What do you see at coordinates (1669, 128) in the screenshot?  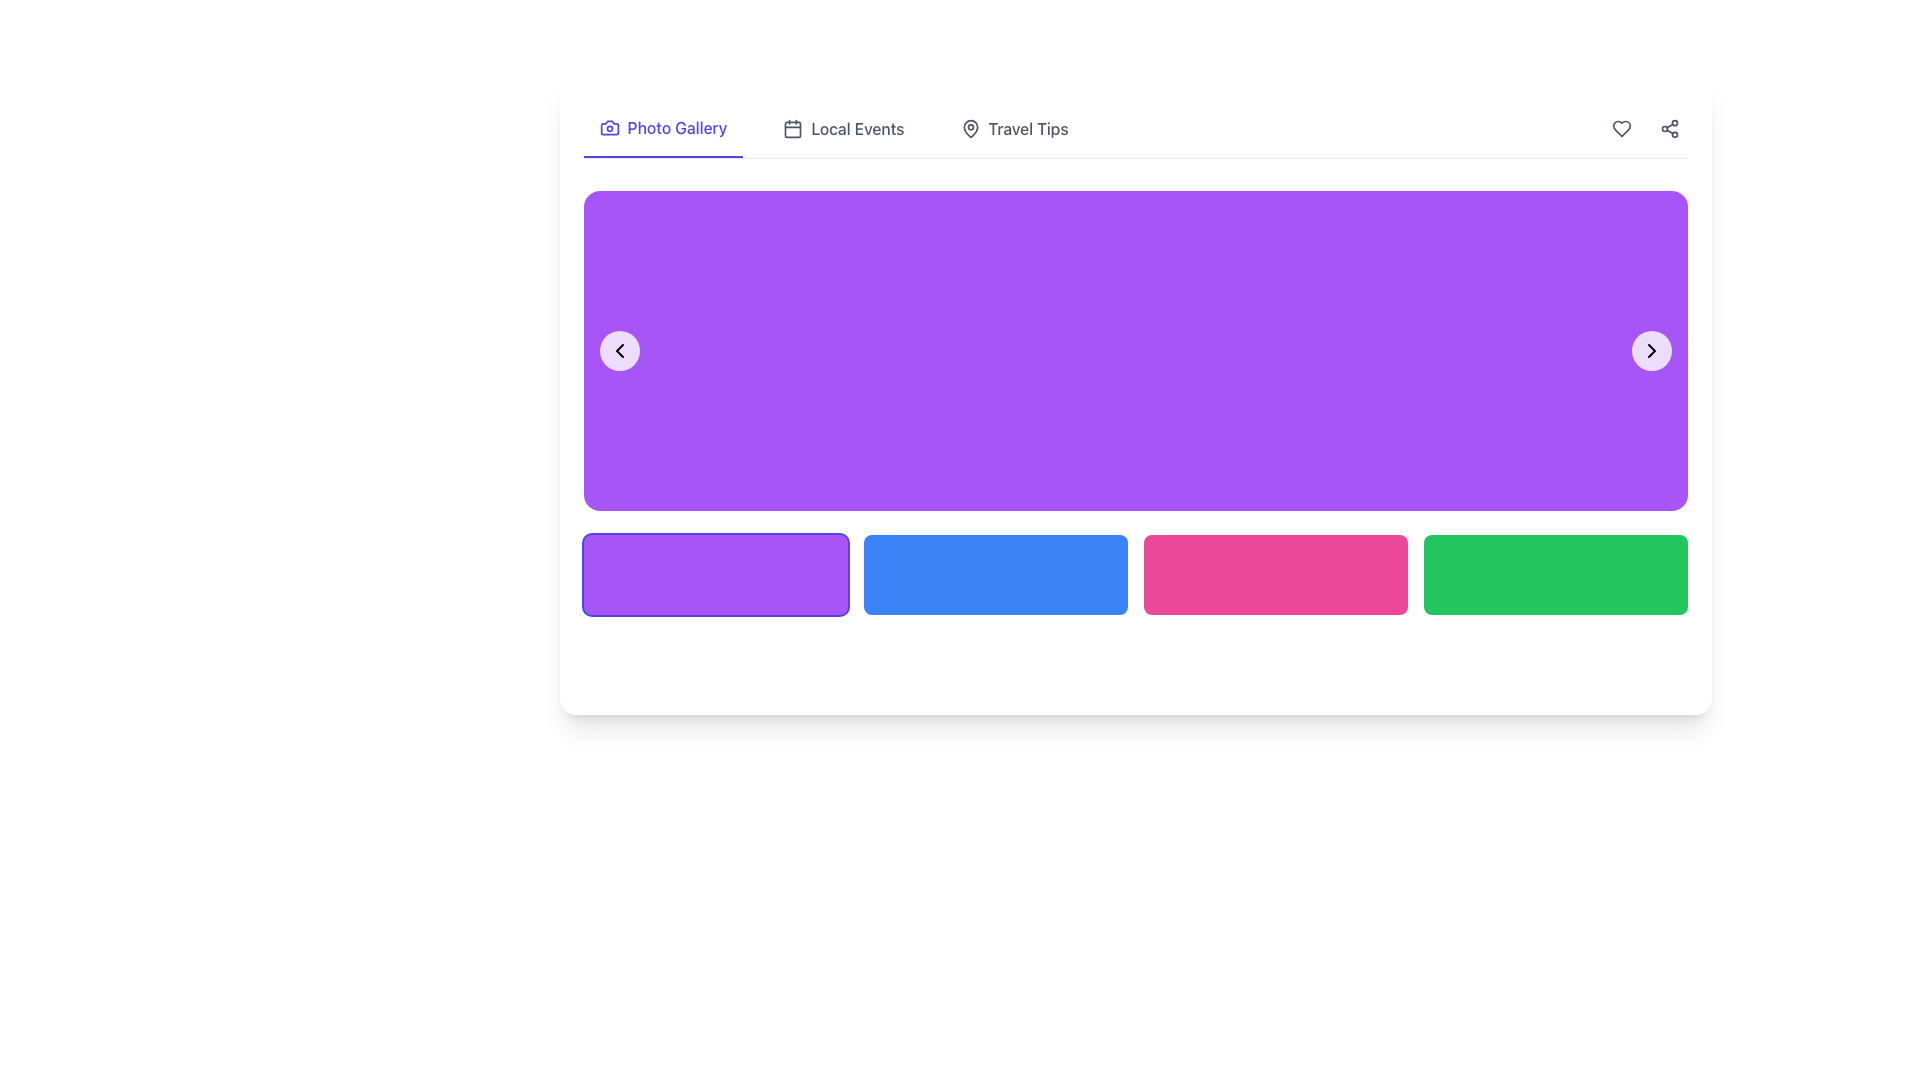 I see `the sharing functionality icon located in the top-right corner of the interface, characterized by three circular nodes and two connecting lines forming a triangular pattern` at bounding box center [1669, 128].